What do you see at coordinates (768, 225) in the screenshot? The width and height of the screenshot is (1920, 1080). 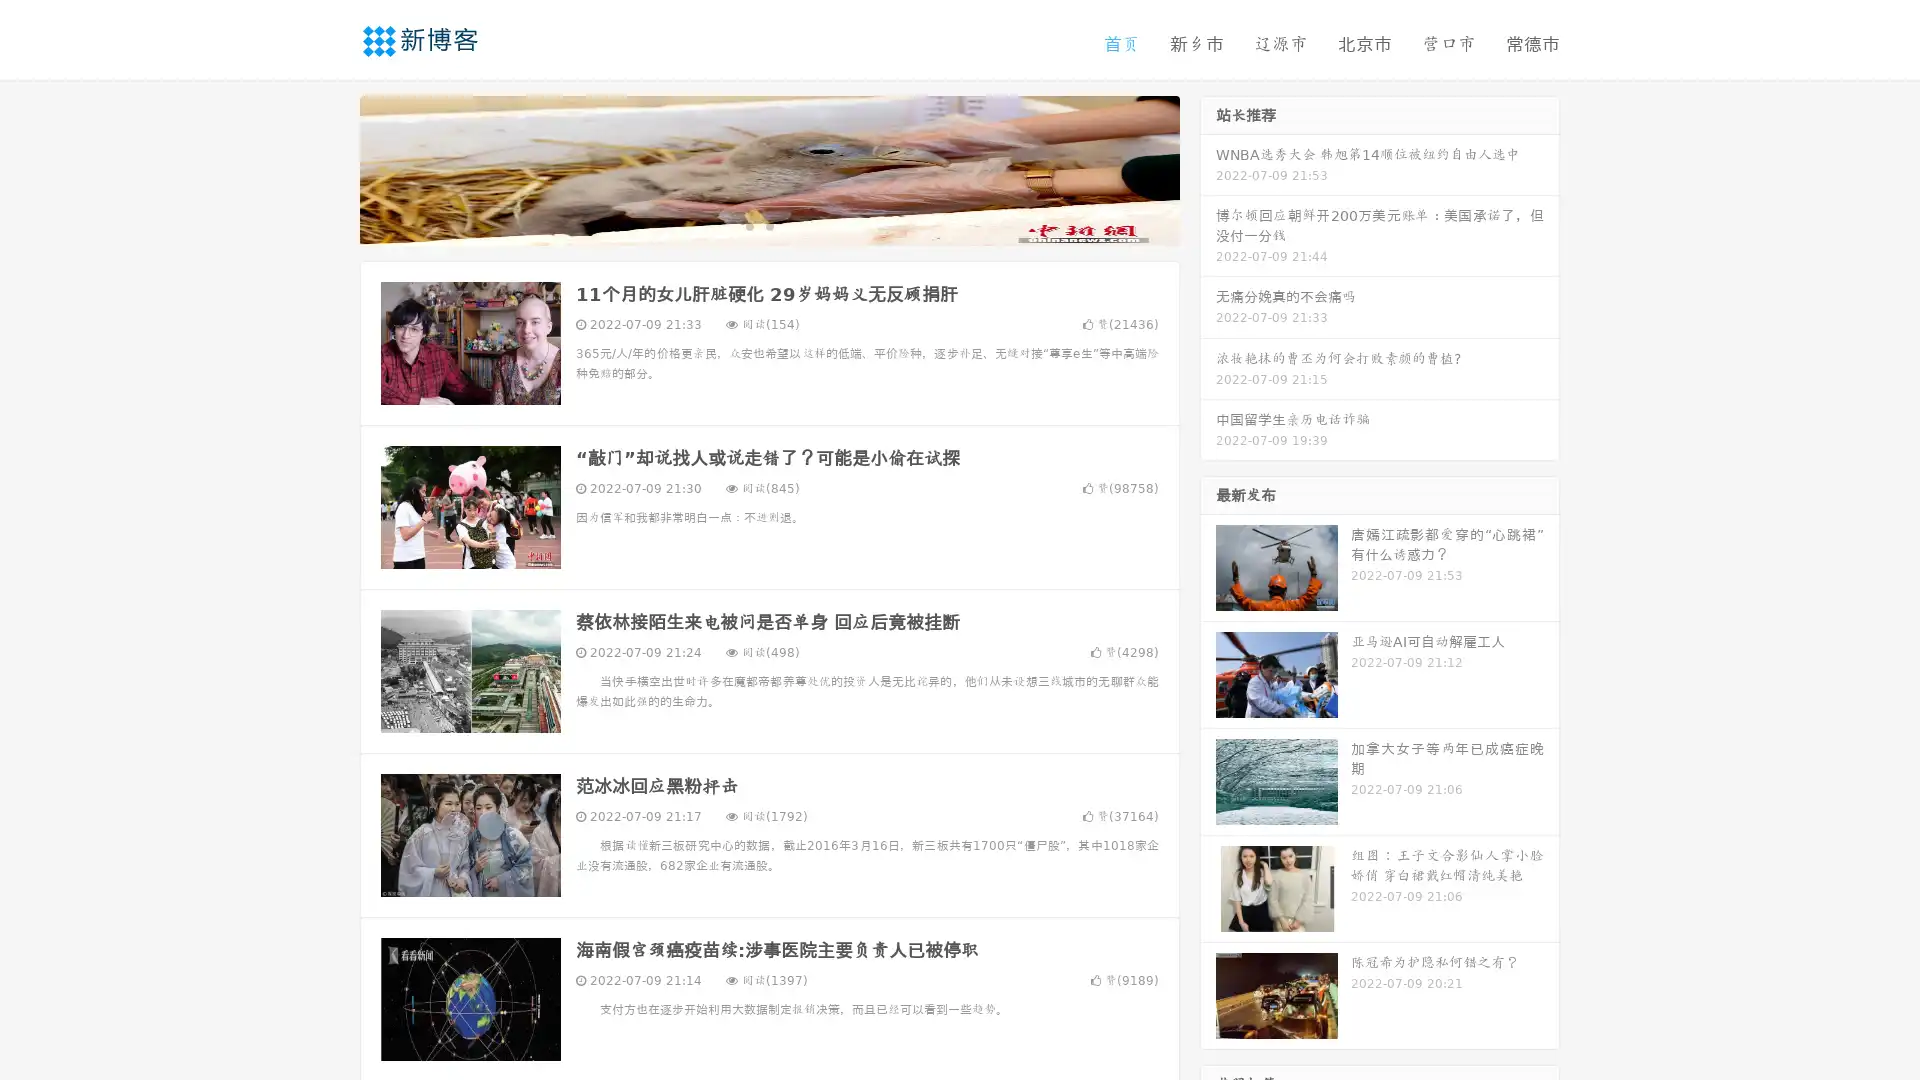 I see `Go to slide 2` at bounding box center [768, 225].